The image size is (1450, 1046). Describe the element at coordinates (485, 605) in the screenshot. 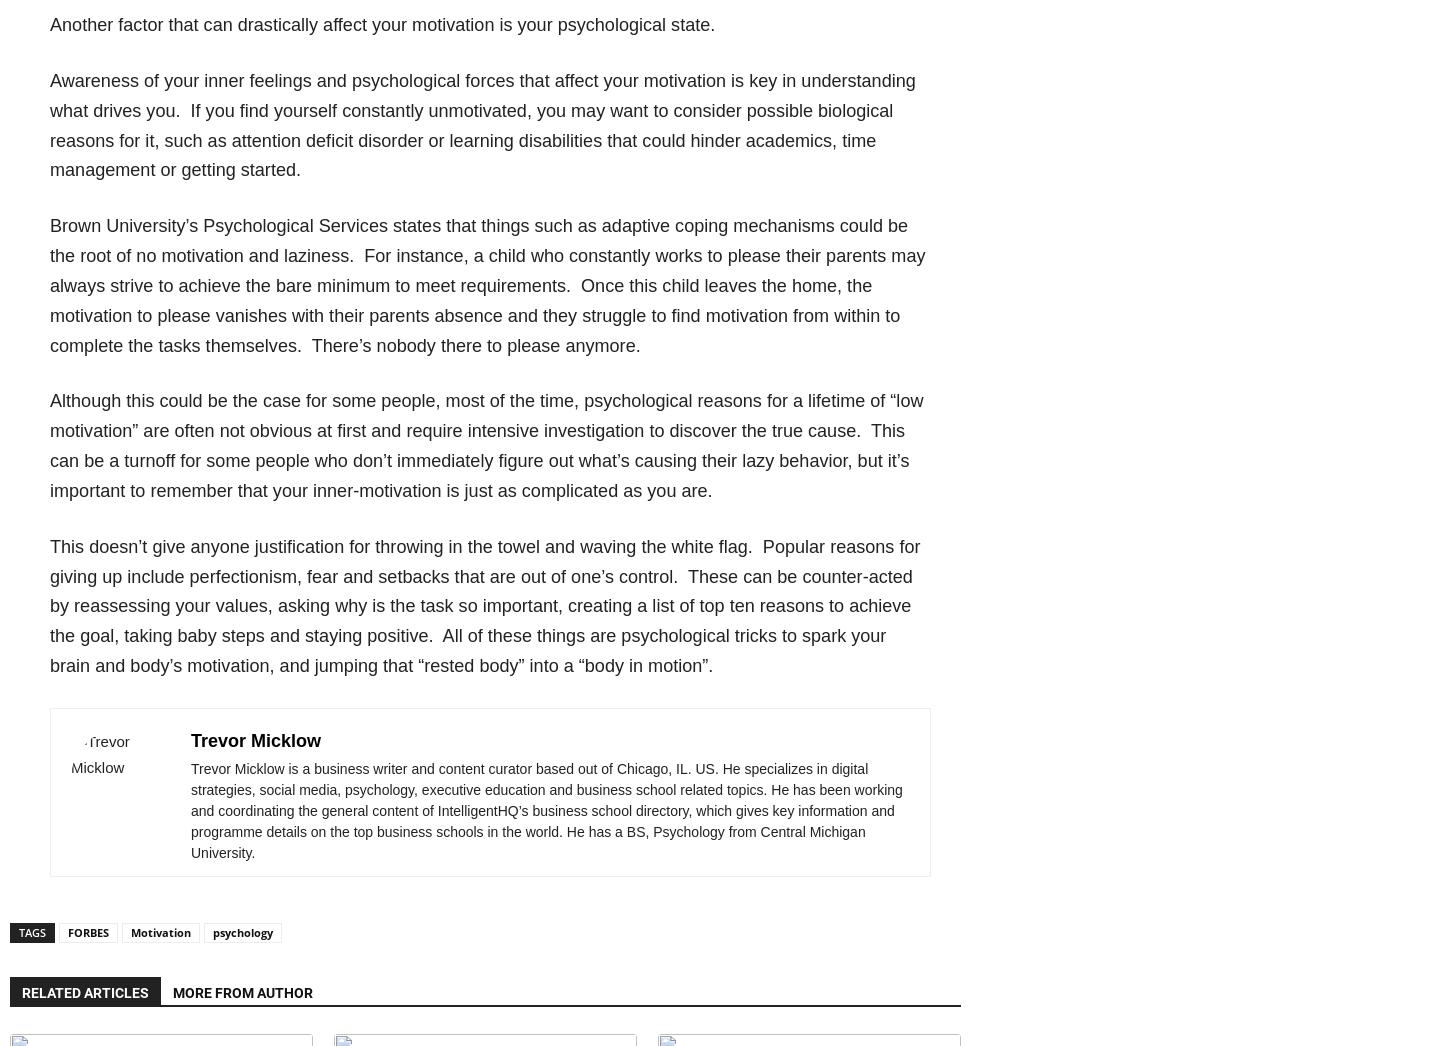

I see `'This doesn’t give anyone justification for throwing in the towel and waving the white flag.  Popular reasons for giving up include perfectionism, fear and setbacks that are out of one’s control.  These can be counter-acted by reassessing your values, asking why is the task so important, creating a list of top ten reasons to achieve the goal, taking baby steps and staying positive.  All of these things are psychological tricks to spark your brain and body’s motivation, and jumping that “rested body” into a “body in motion”.'` at that location.